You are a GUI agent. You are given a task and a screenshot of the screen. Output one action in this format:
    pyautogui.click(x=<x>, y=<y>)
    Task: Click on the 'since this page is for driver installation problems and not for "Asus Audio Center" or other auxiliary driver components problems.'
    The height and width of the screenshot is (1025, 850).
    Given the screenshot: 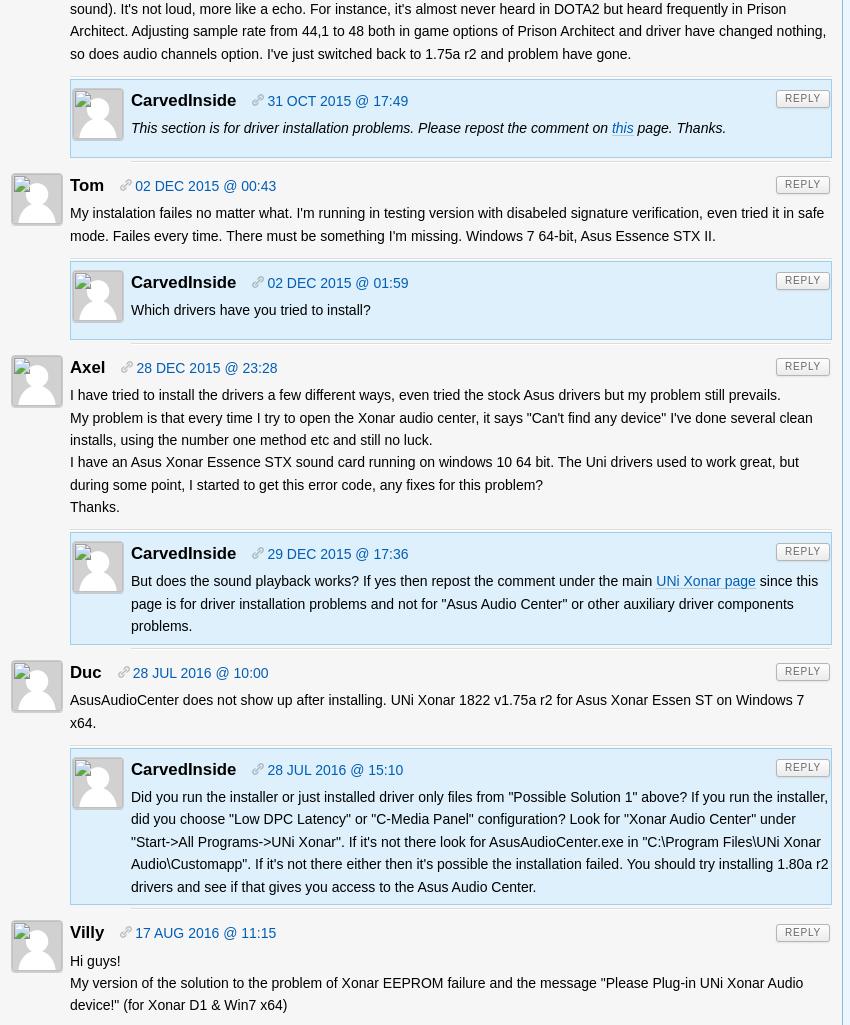 What is the action you would take?
    pyautogui.click(x=474, y=603)
    